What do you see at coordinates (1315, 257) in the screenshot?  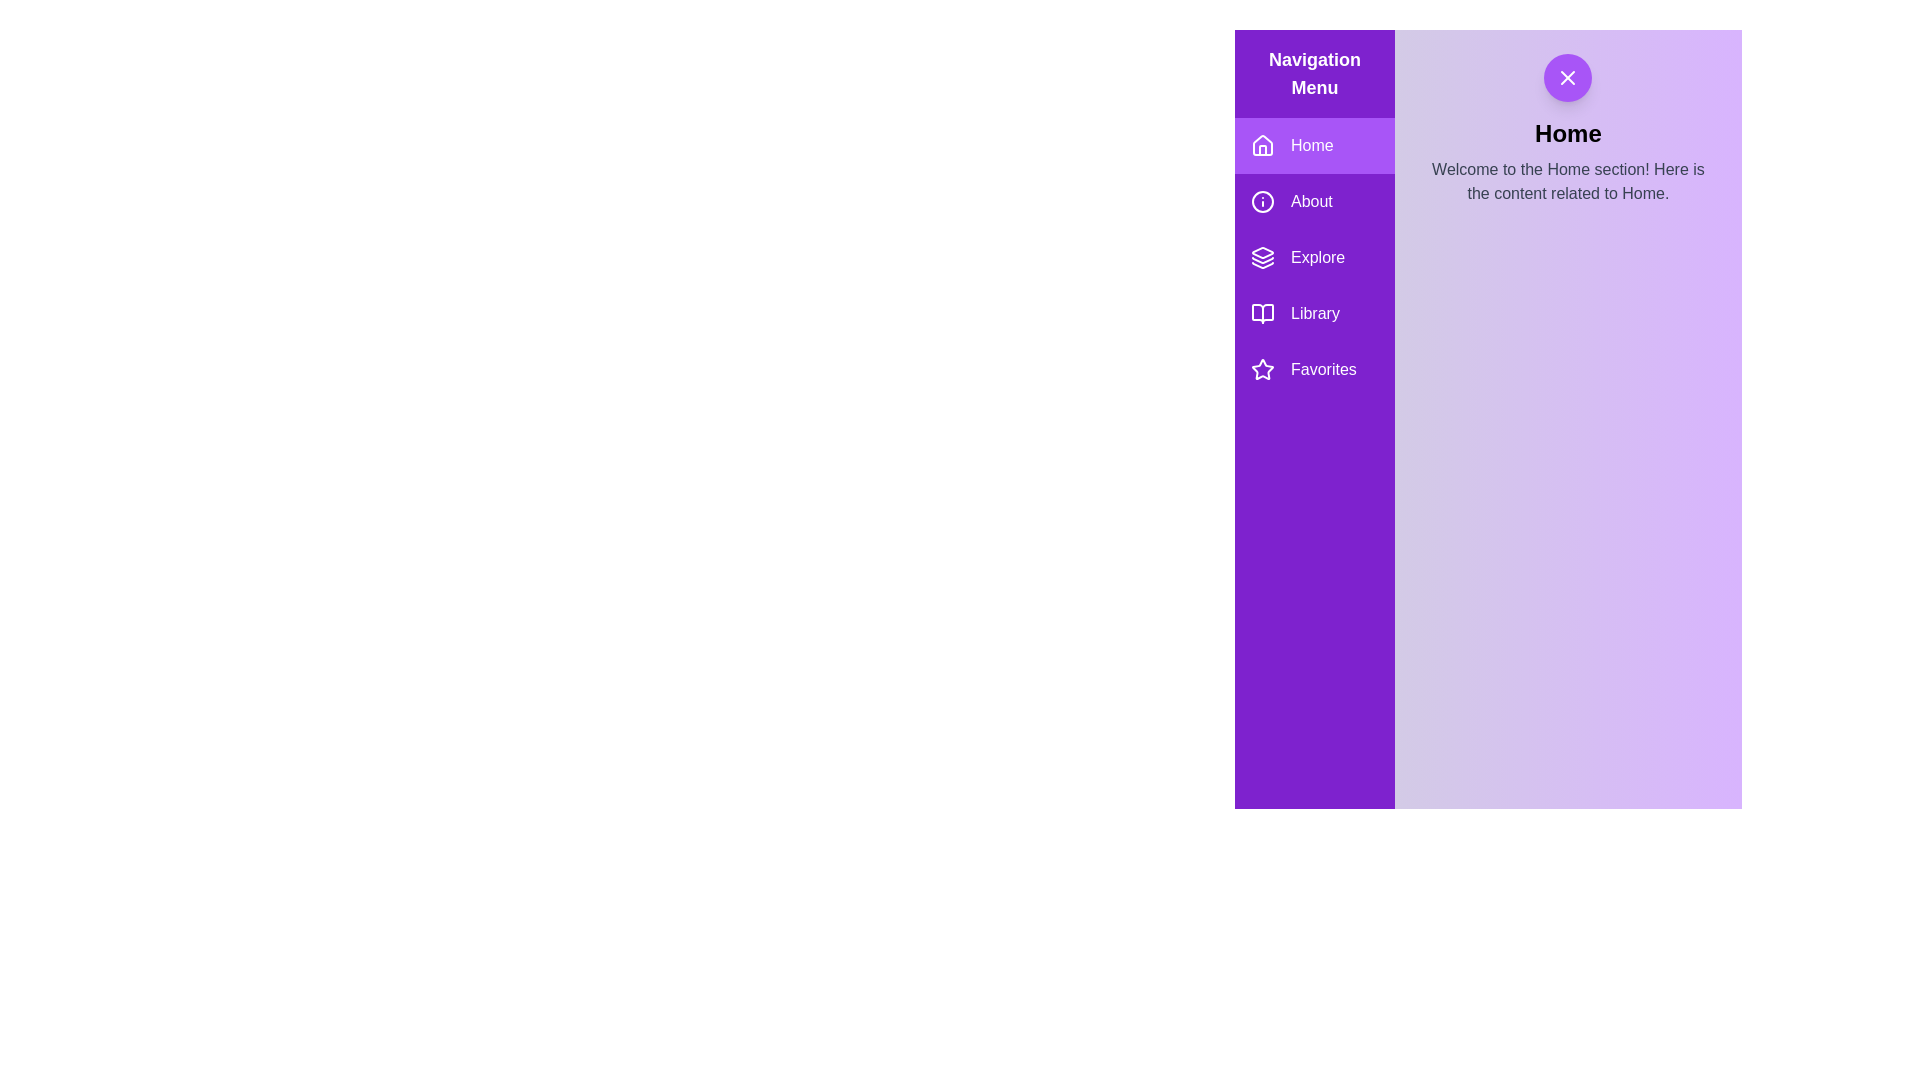 I see `the navigation menu item Explore` at bounding box center [1315, 257].